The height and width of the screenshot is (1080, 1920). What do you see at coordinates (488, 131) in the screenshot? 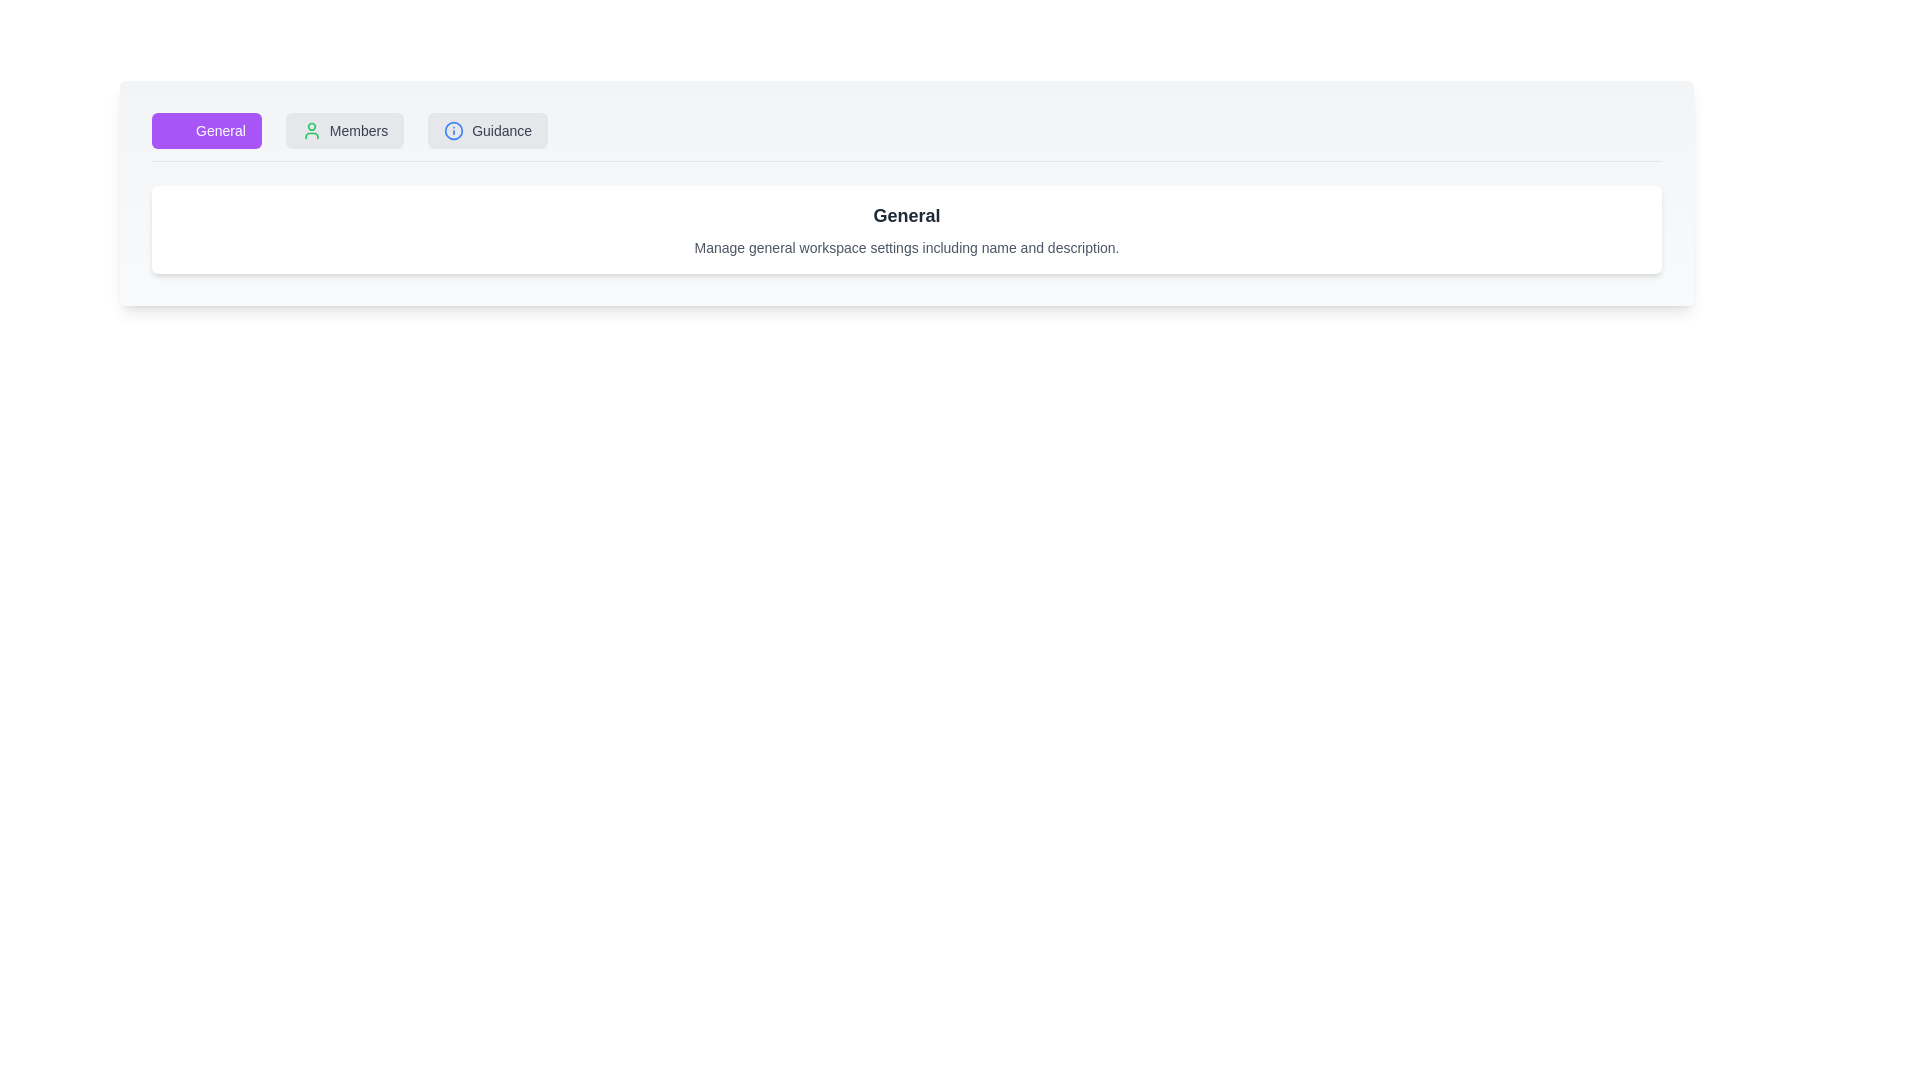
I see `the Guidance tab to view its content` at bounding box center [488, 131].